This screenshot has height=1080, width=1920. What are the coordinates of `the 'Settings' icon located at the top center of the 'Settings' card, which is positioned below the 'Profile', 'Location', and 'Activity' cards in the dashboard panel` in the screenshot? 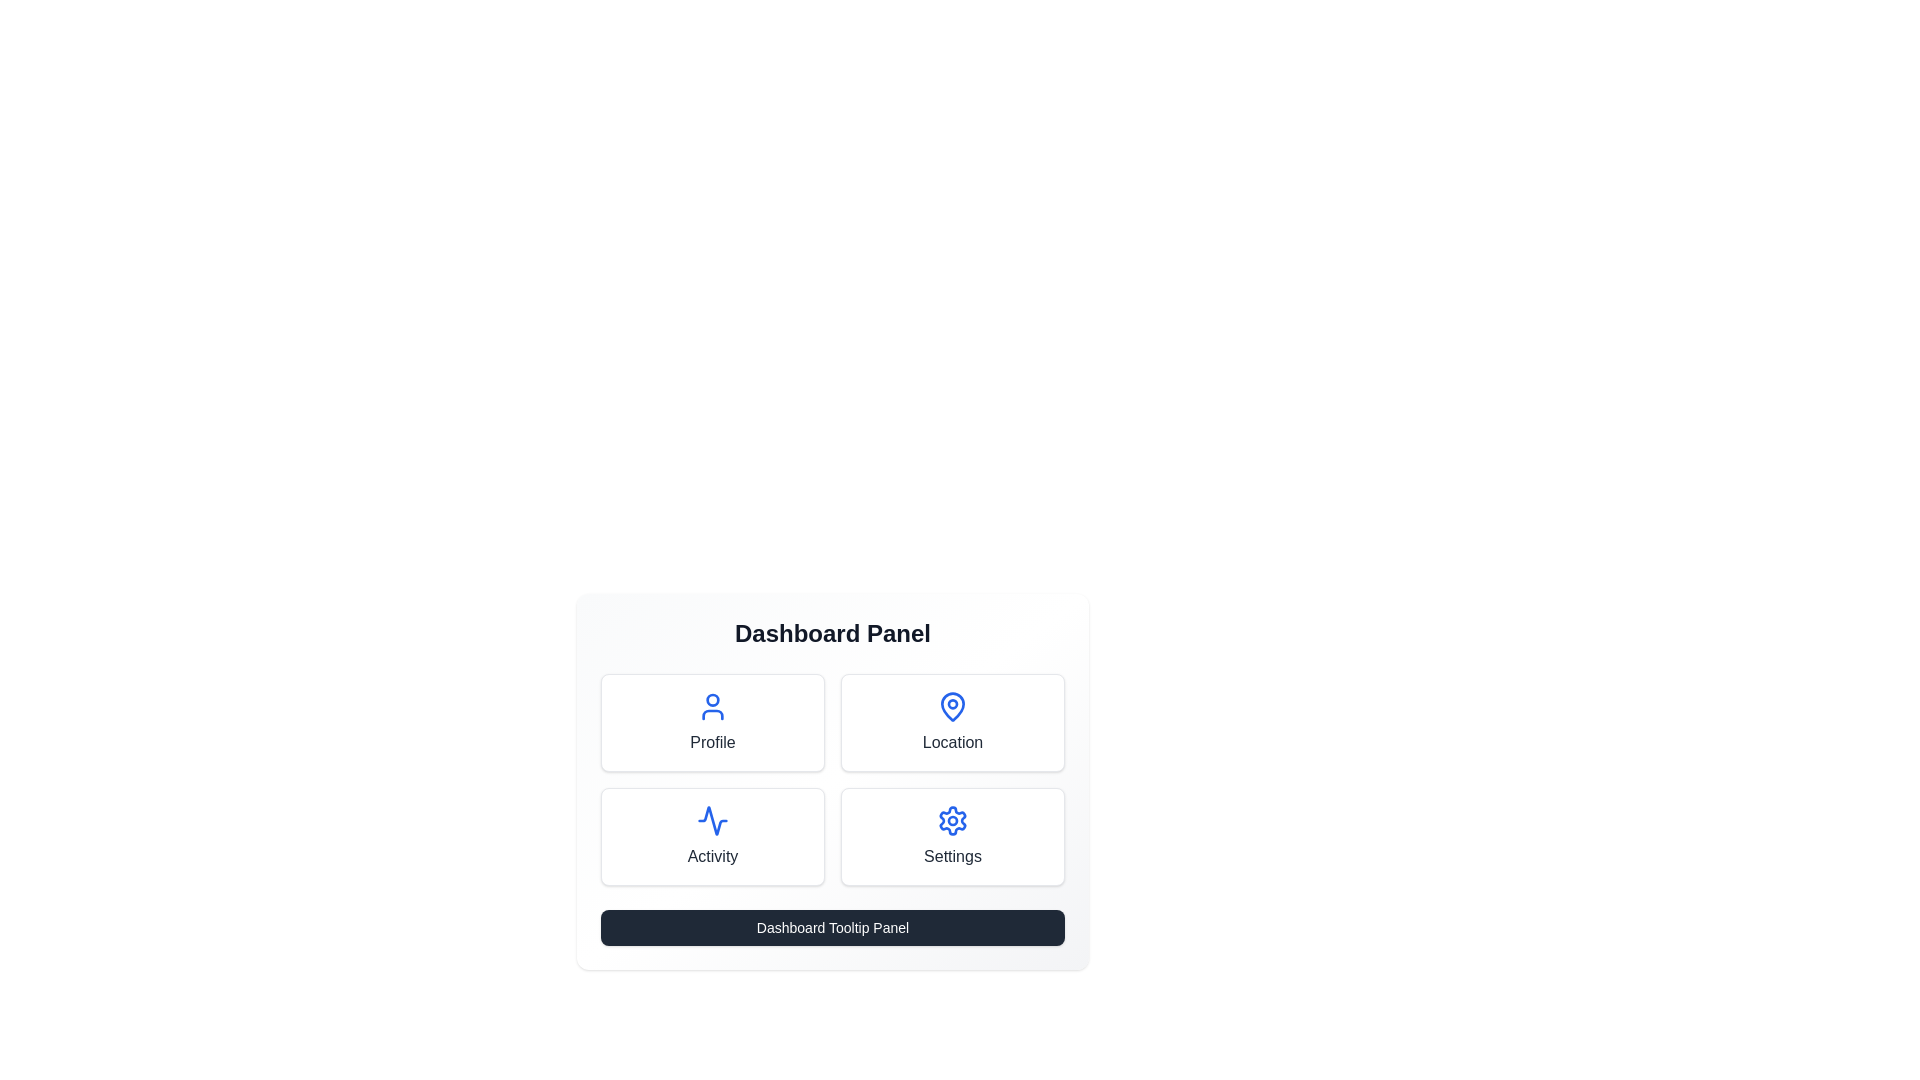 It's located at (952, 821).